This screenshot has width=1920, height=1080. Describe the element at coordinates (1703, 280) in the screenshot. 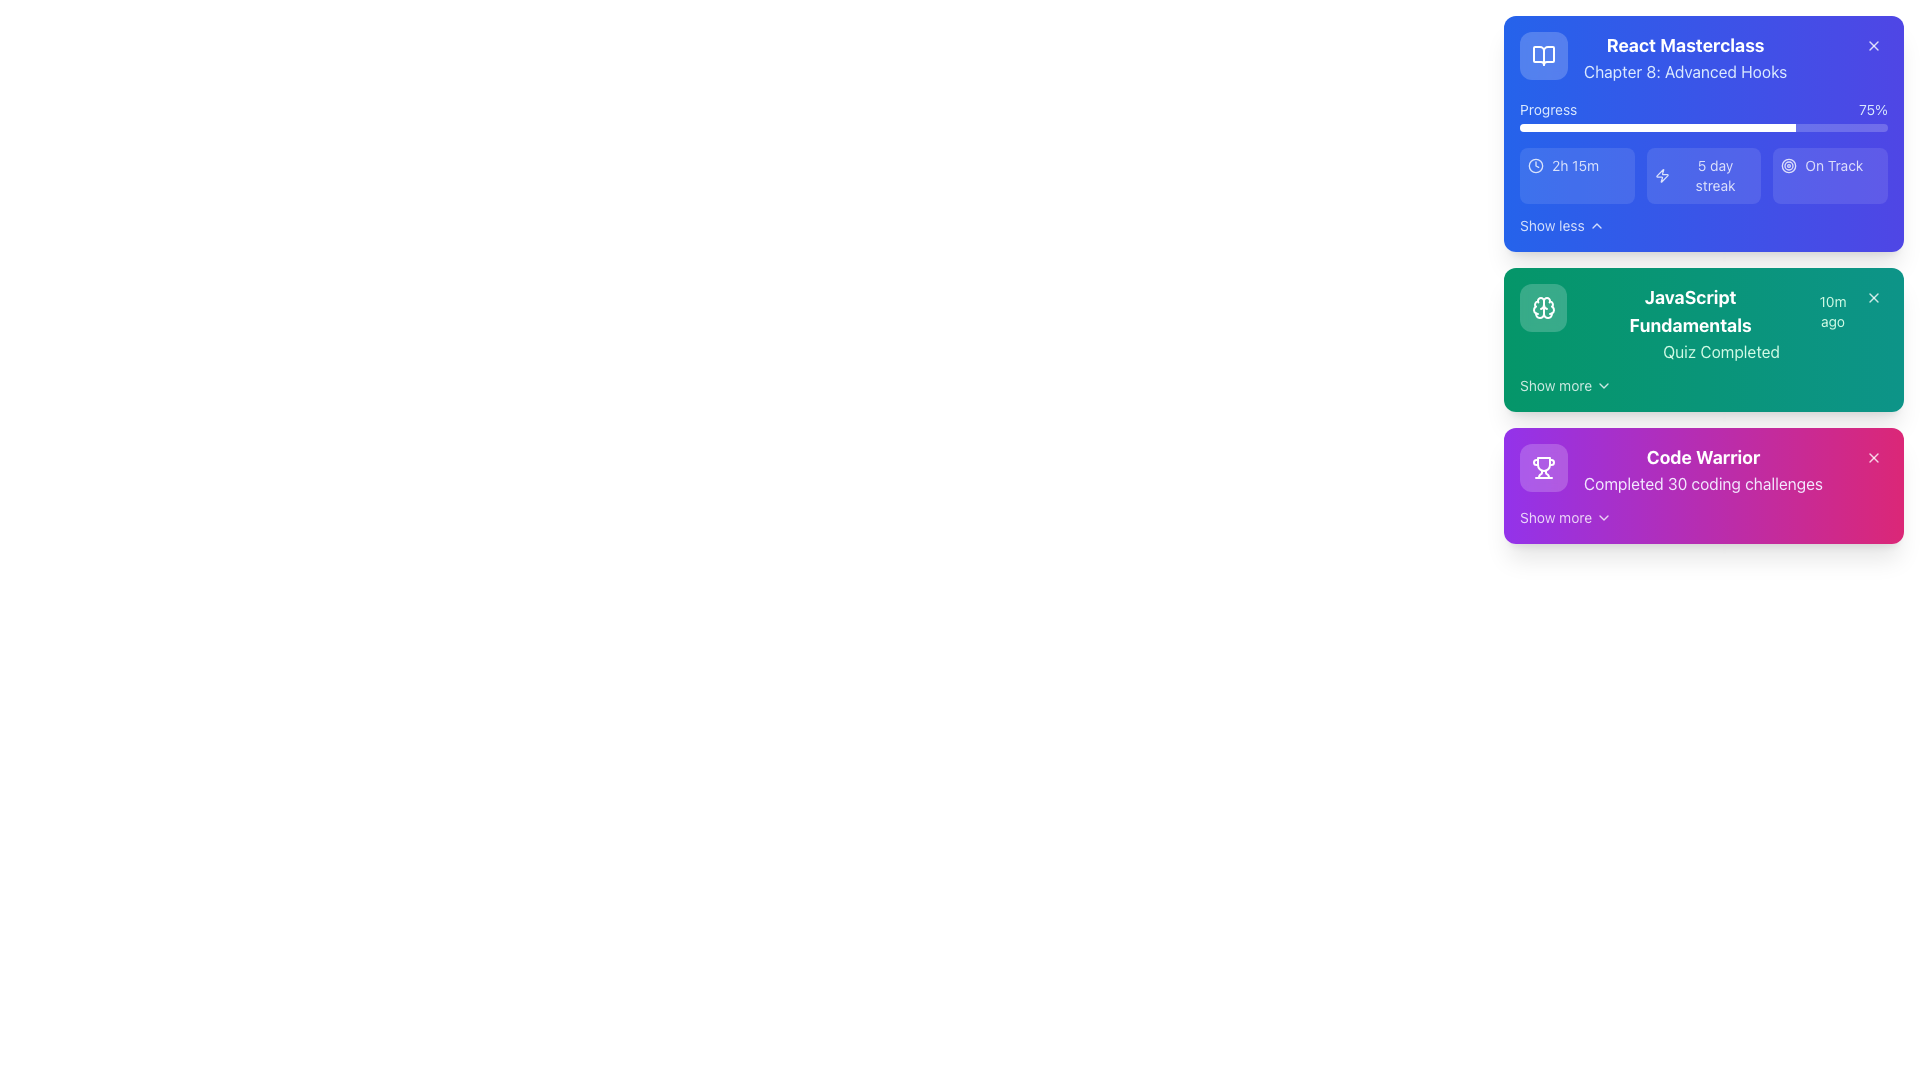

I see `information displayed on the Notification panel indicating the completion of a quiz in the 'JavaScript Fundamentals' section, which is the second panel in the stack of three panels` at that location.